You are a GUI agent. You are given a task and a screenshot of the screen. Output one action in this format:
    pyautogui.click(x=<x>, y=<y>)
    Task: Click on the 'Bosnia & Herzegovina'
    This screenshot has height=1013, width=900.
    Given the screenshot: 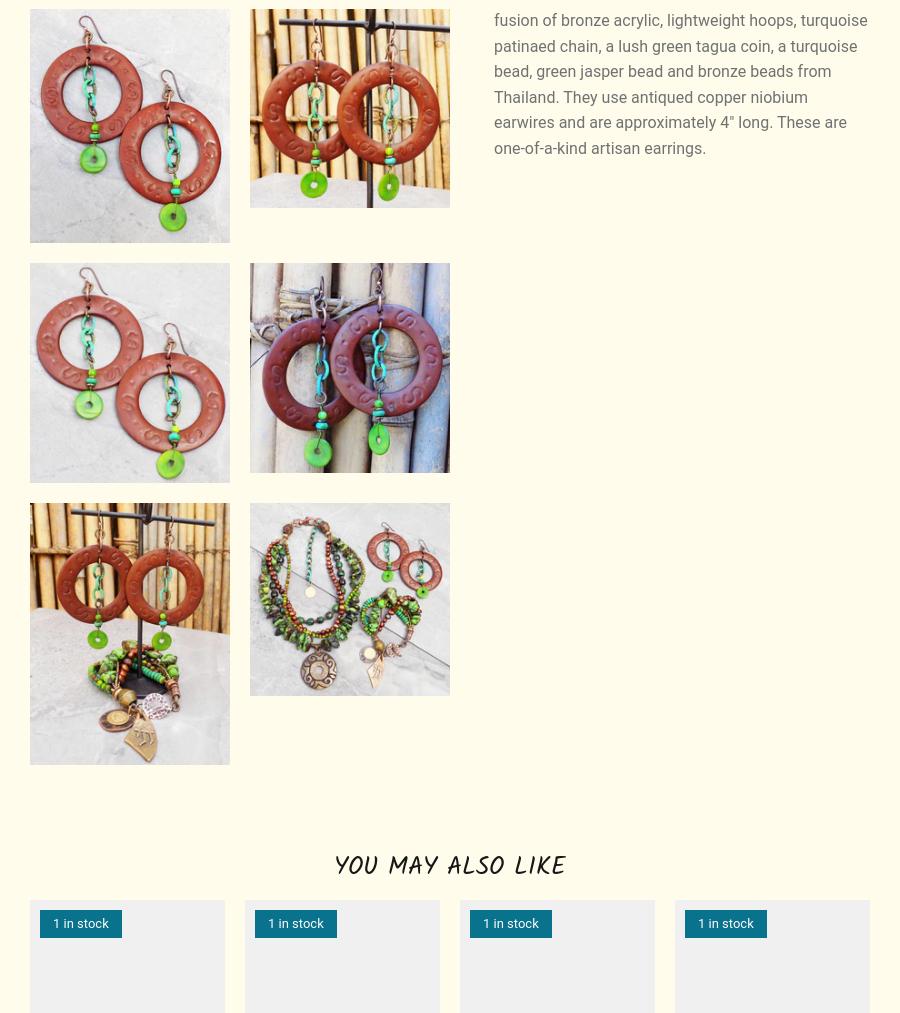 What is the action you would take?
    pyautogui.click(x=683, y=33)
    